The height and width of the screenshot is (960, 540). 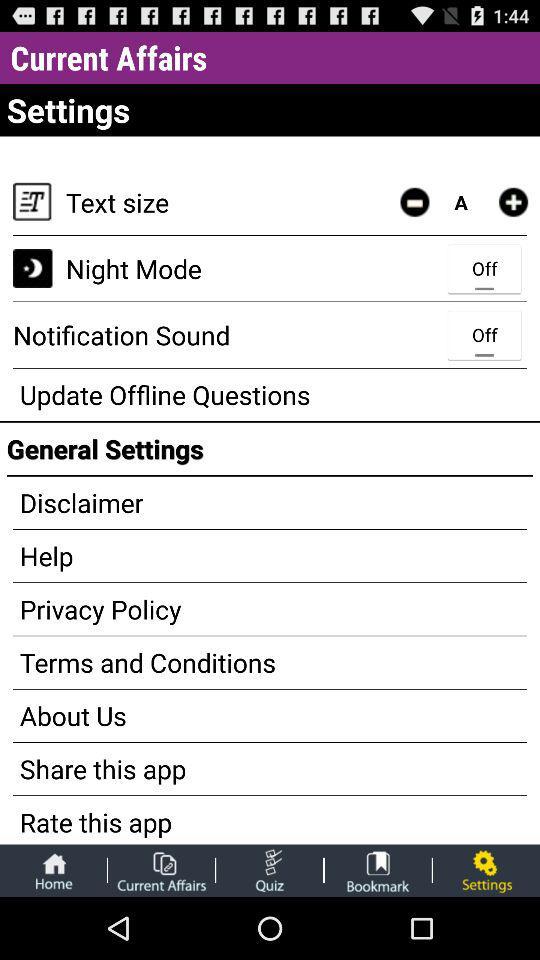 What do you see at coordinates (513, 202) in the screenshot?
I see `icon next to a item` at bounding box center [513, 202].